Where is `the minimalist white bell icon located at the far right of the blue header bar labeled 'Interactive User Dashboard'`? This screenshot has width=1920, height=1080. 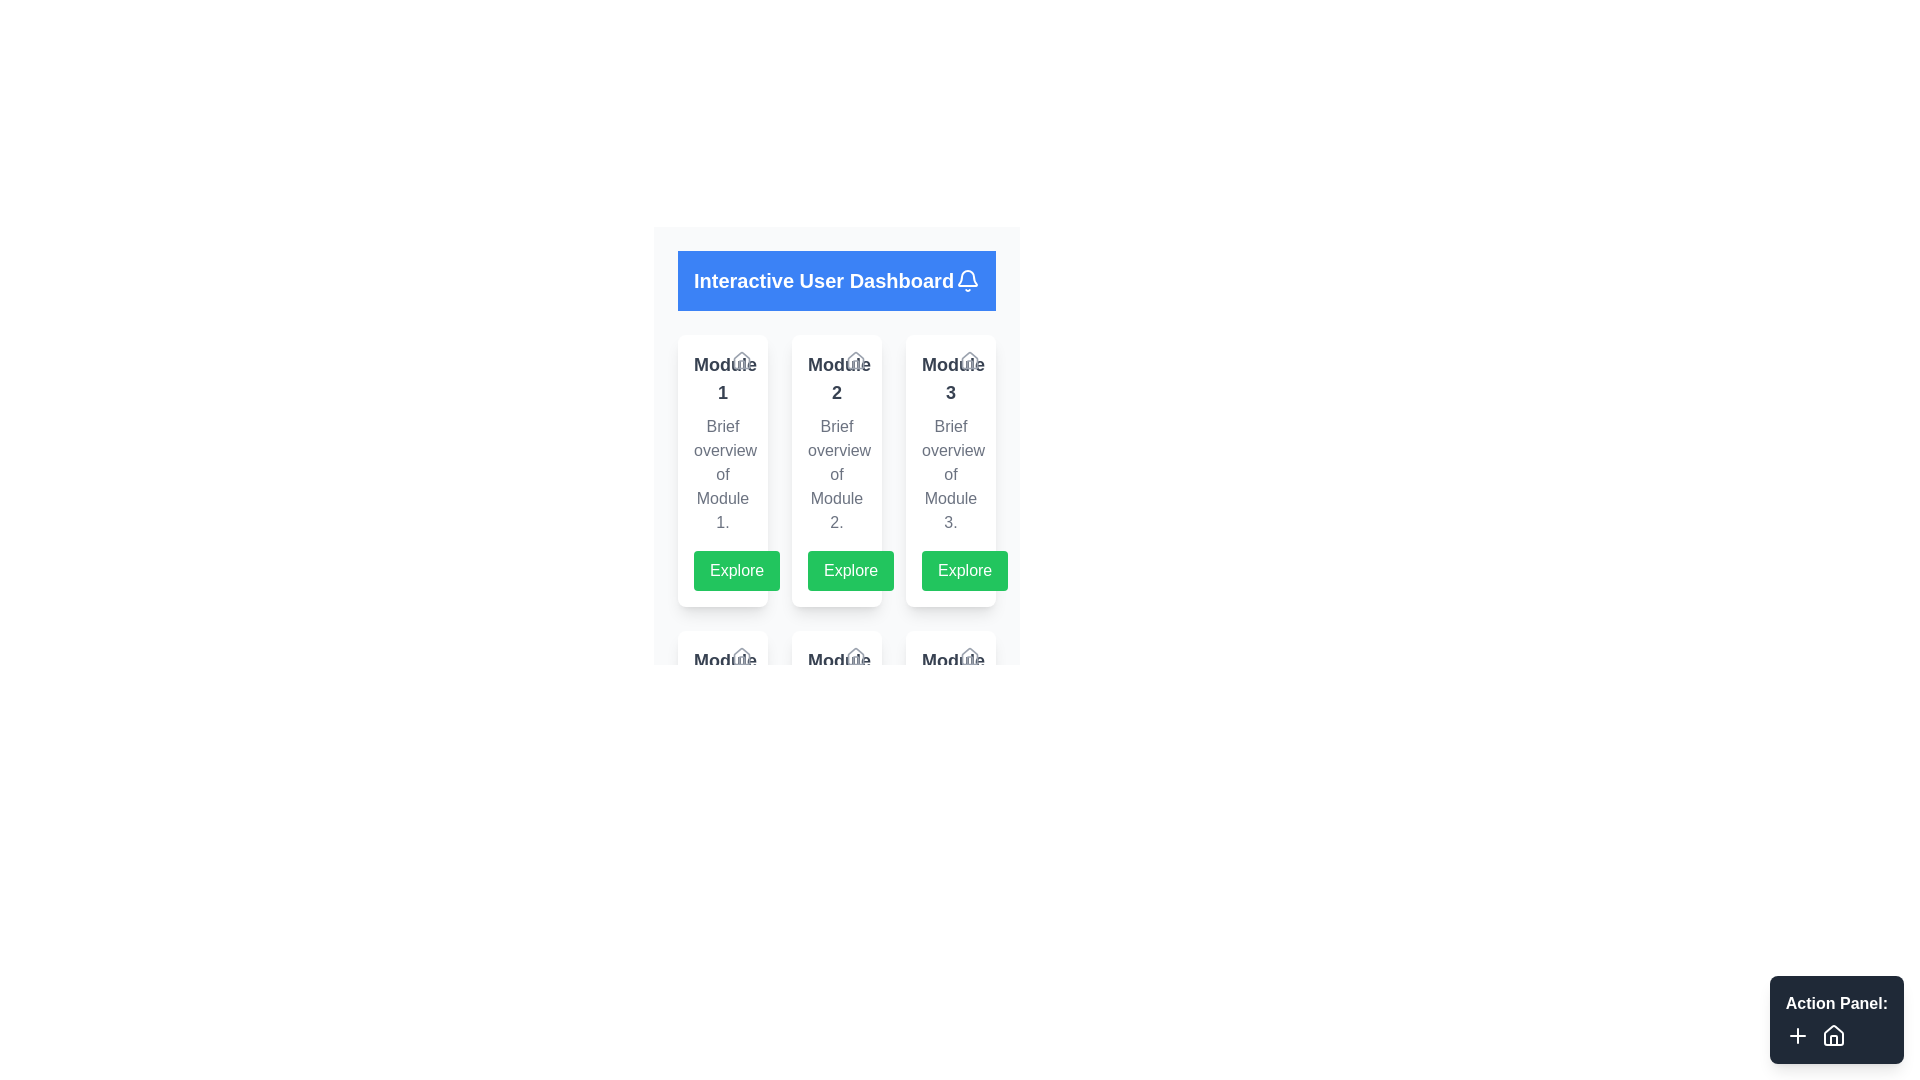
the minimalist white bell icon located at the far right of the blue header bar labeled 'Interactive User Dashboard' is located at coordinates (968, 281).